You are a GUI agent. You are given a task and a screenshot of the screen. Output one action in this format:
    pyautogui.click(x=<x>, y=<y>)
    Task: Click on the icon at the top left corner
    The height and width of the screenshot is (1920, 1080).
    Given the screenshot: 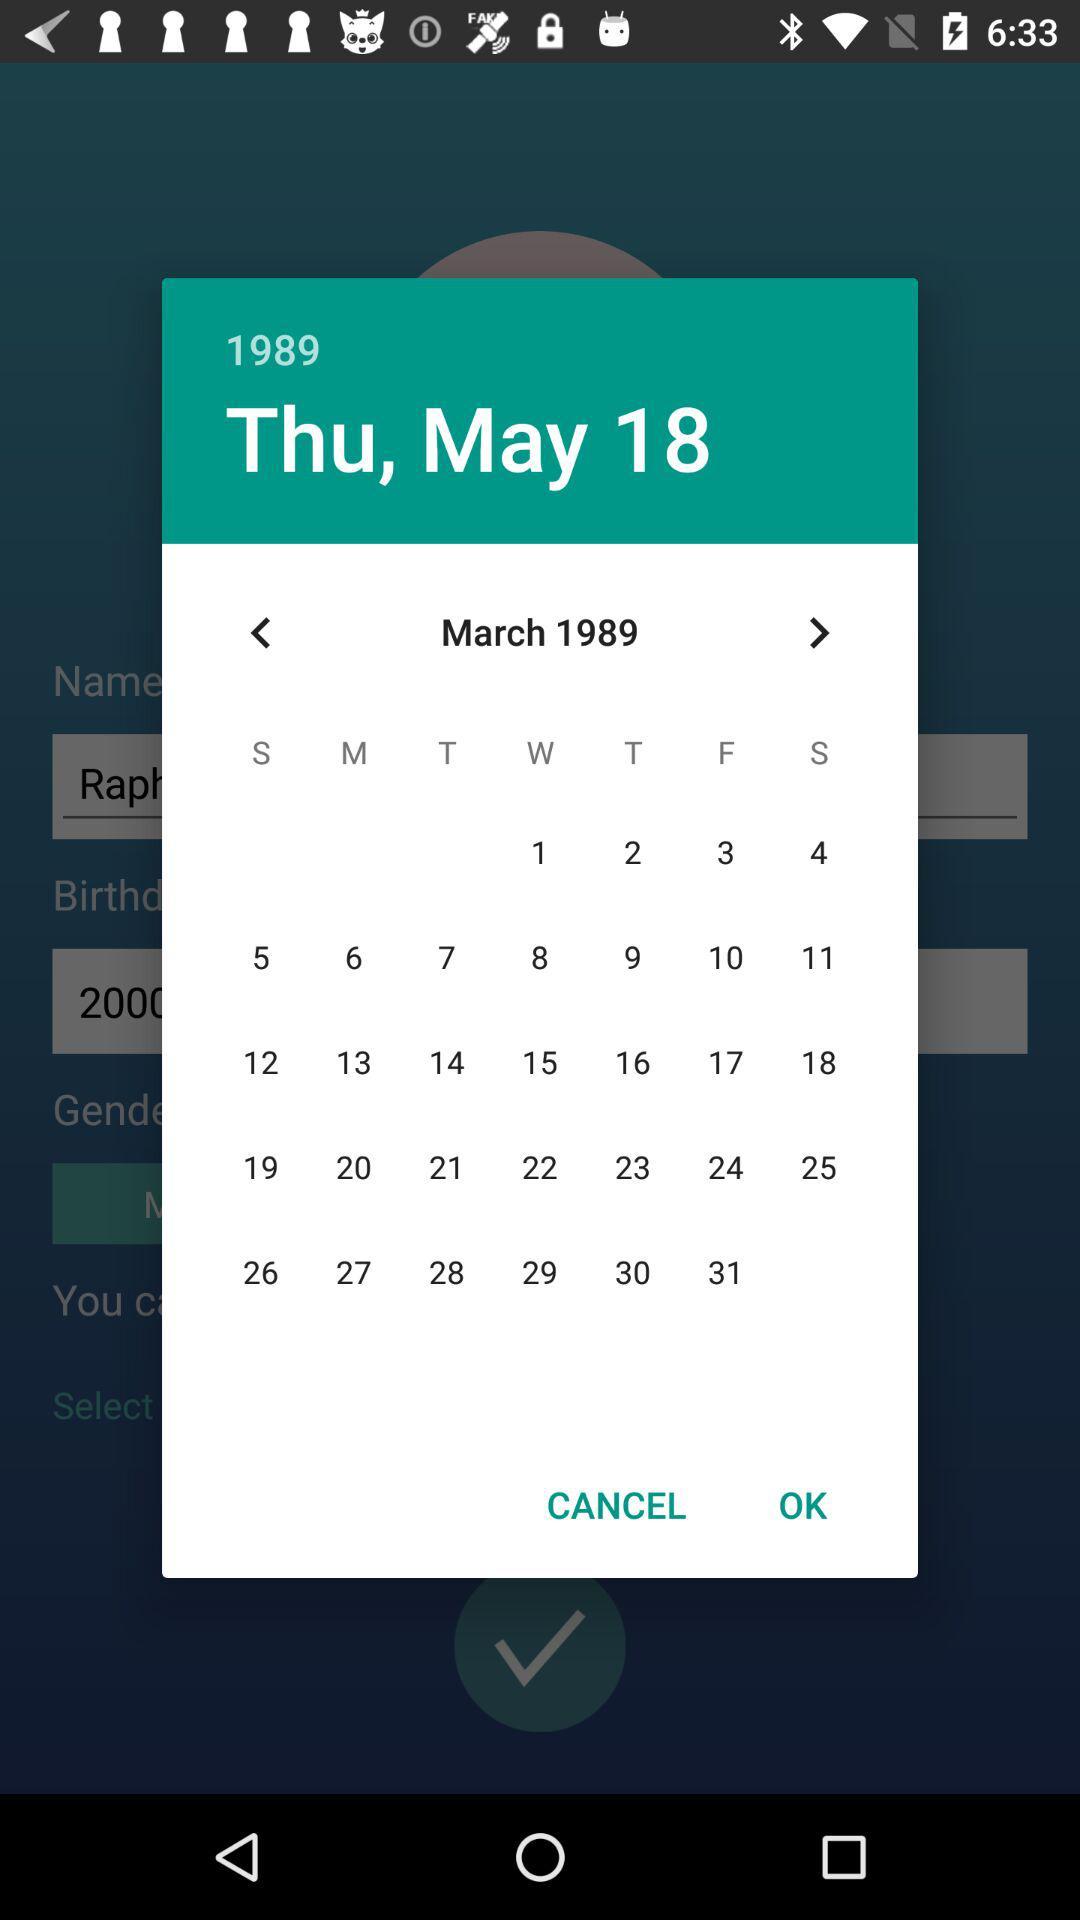 What is the action you would take?
    pyautogui.click(x=260, y=632)
    